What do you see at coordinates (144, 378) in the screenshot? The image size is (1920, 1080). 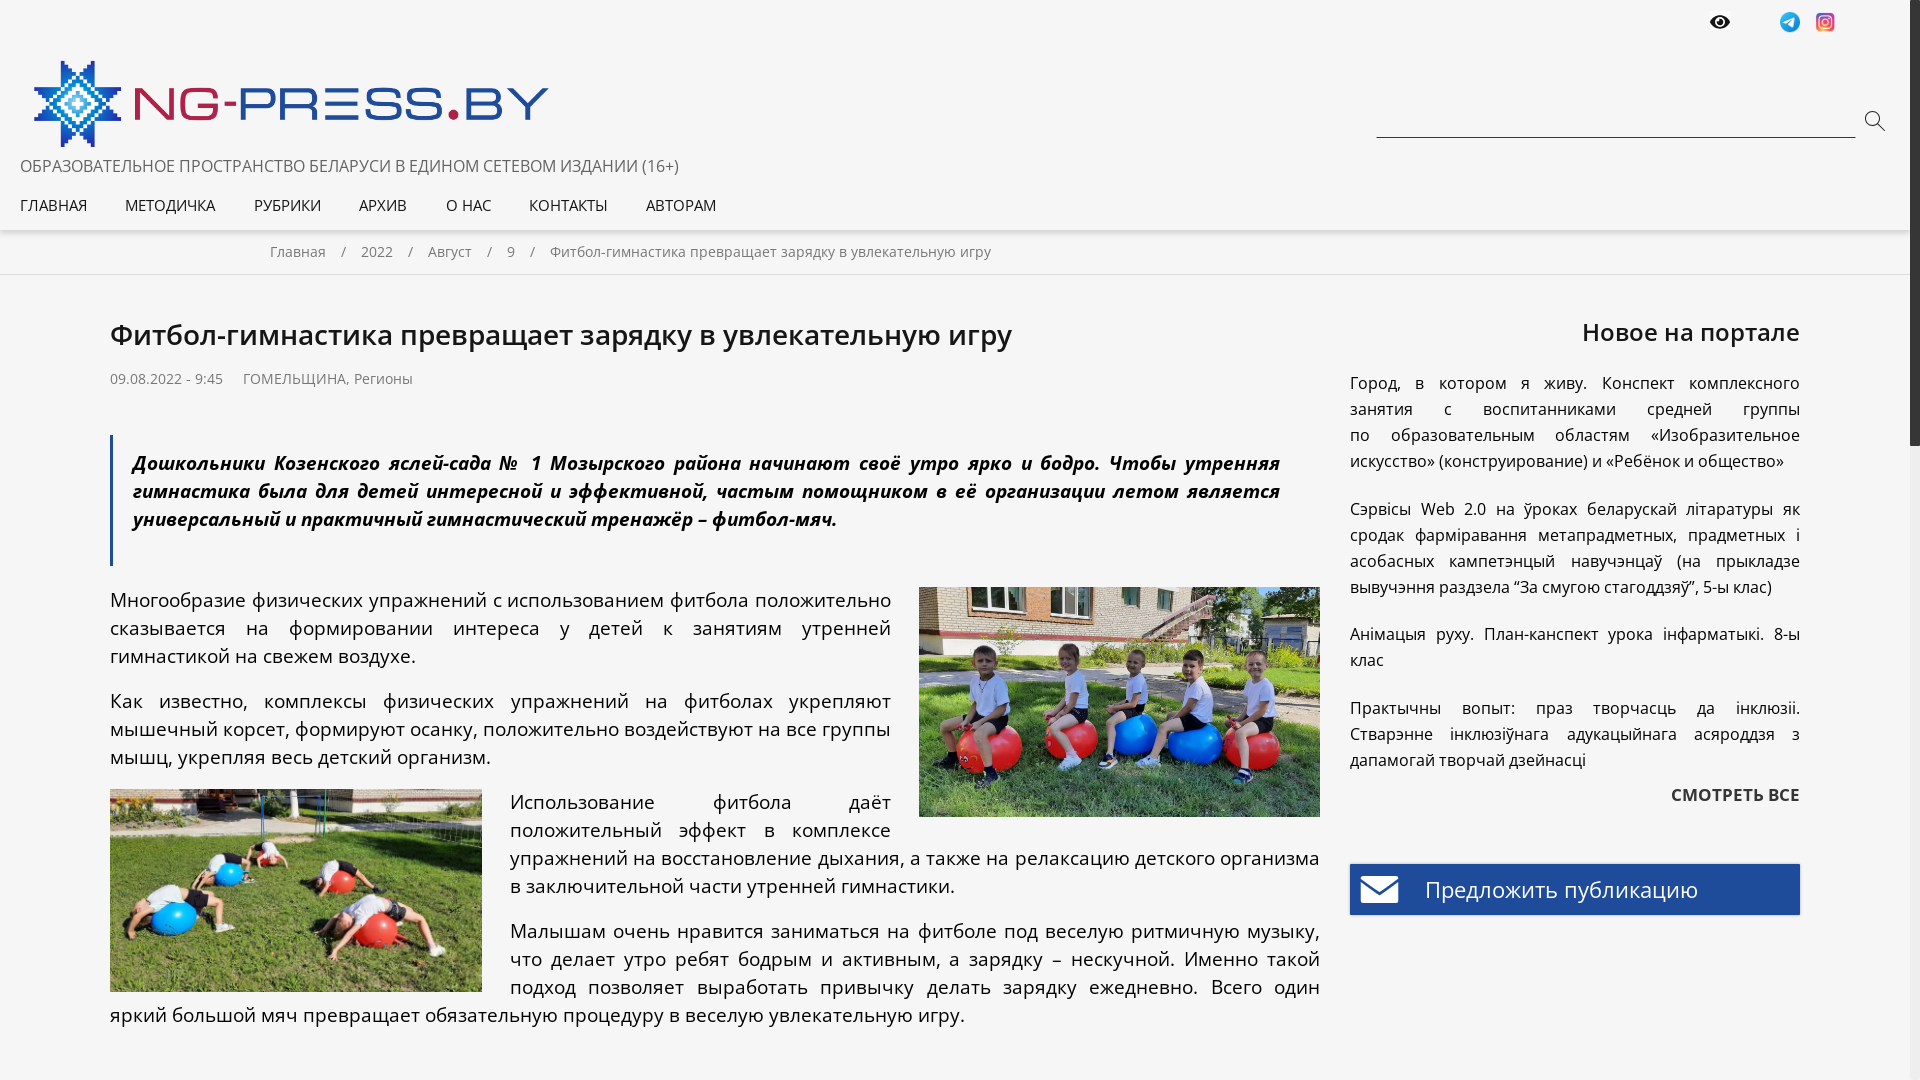 I see `'09.08.2022'` at bounding box center [144, 378].